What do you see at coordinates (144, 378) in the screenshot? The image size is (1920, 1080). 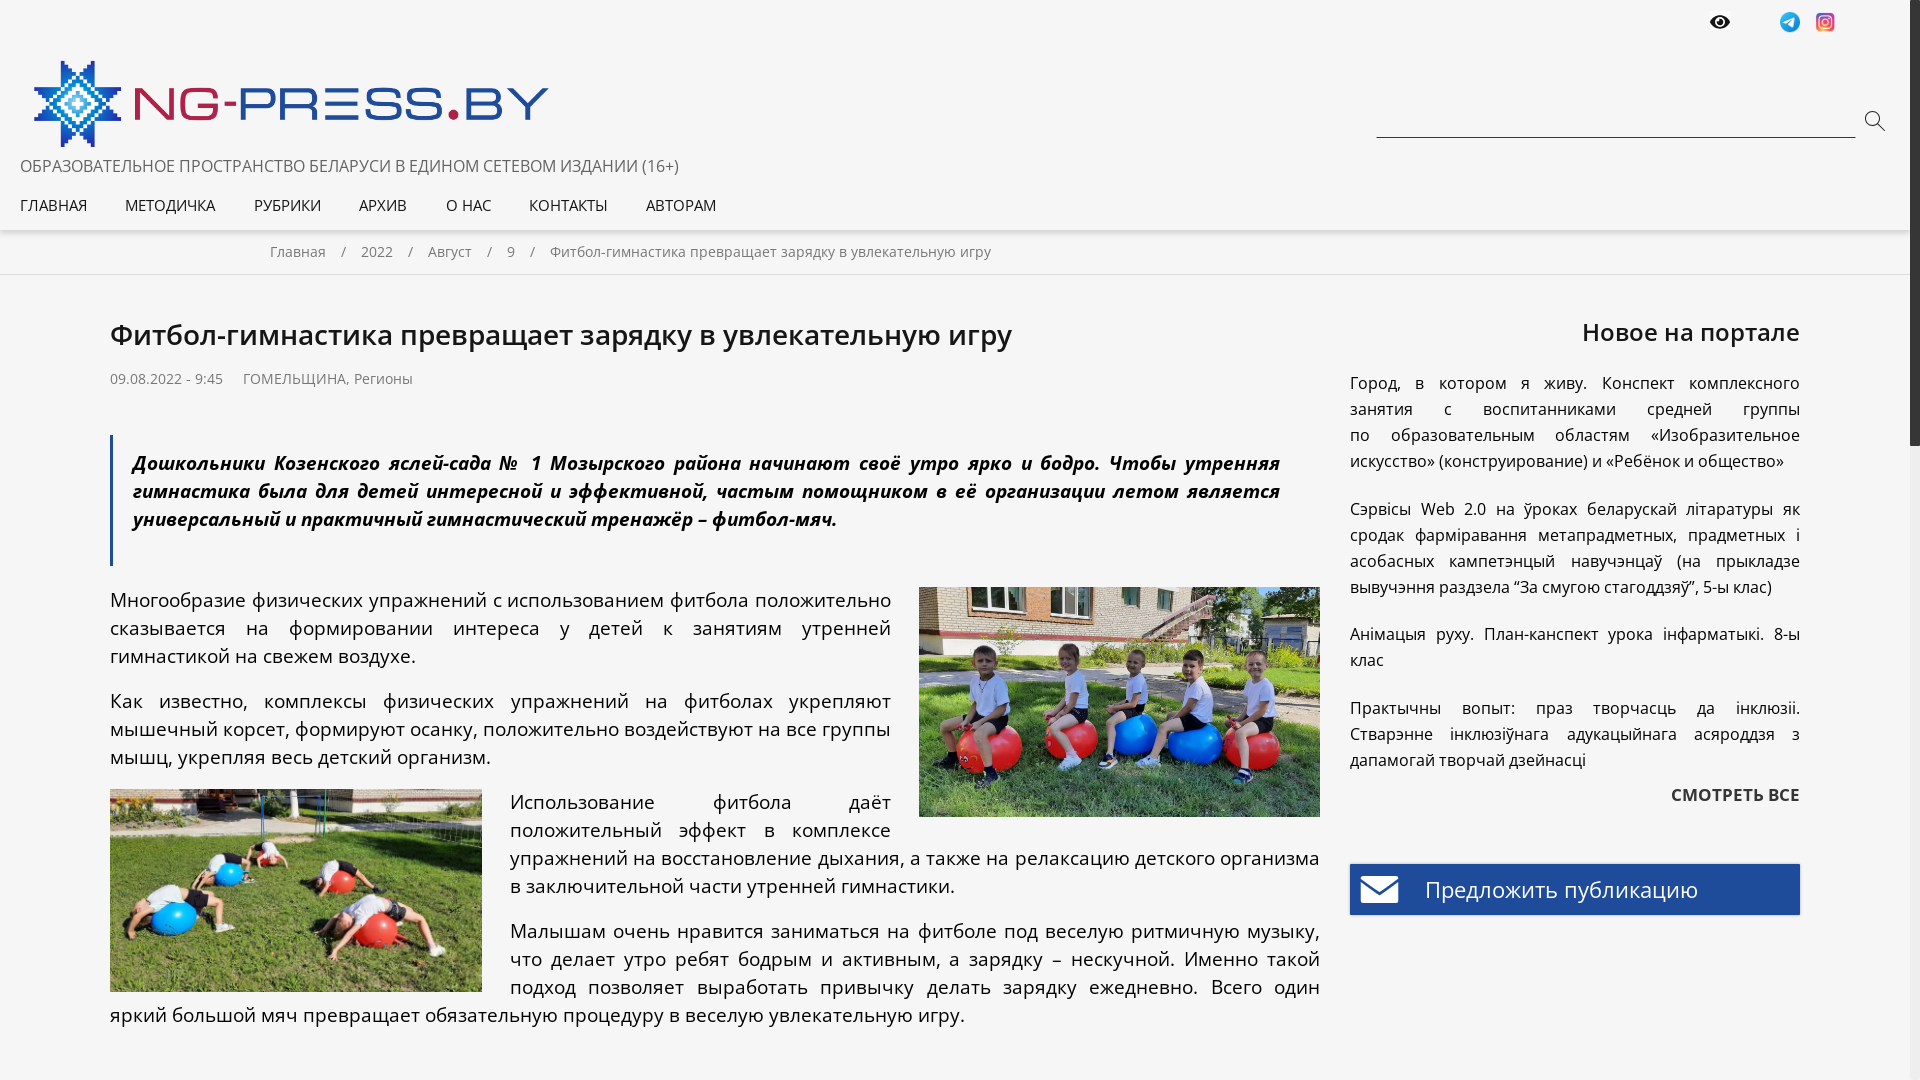 I see `'09.08.2022'` at bounding box center [144, 378].